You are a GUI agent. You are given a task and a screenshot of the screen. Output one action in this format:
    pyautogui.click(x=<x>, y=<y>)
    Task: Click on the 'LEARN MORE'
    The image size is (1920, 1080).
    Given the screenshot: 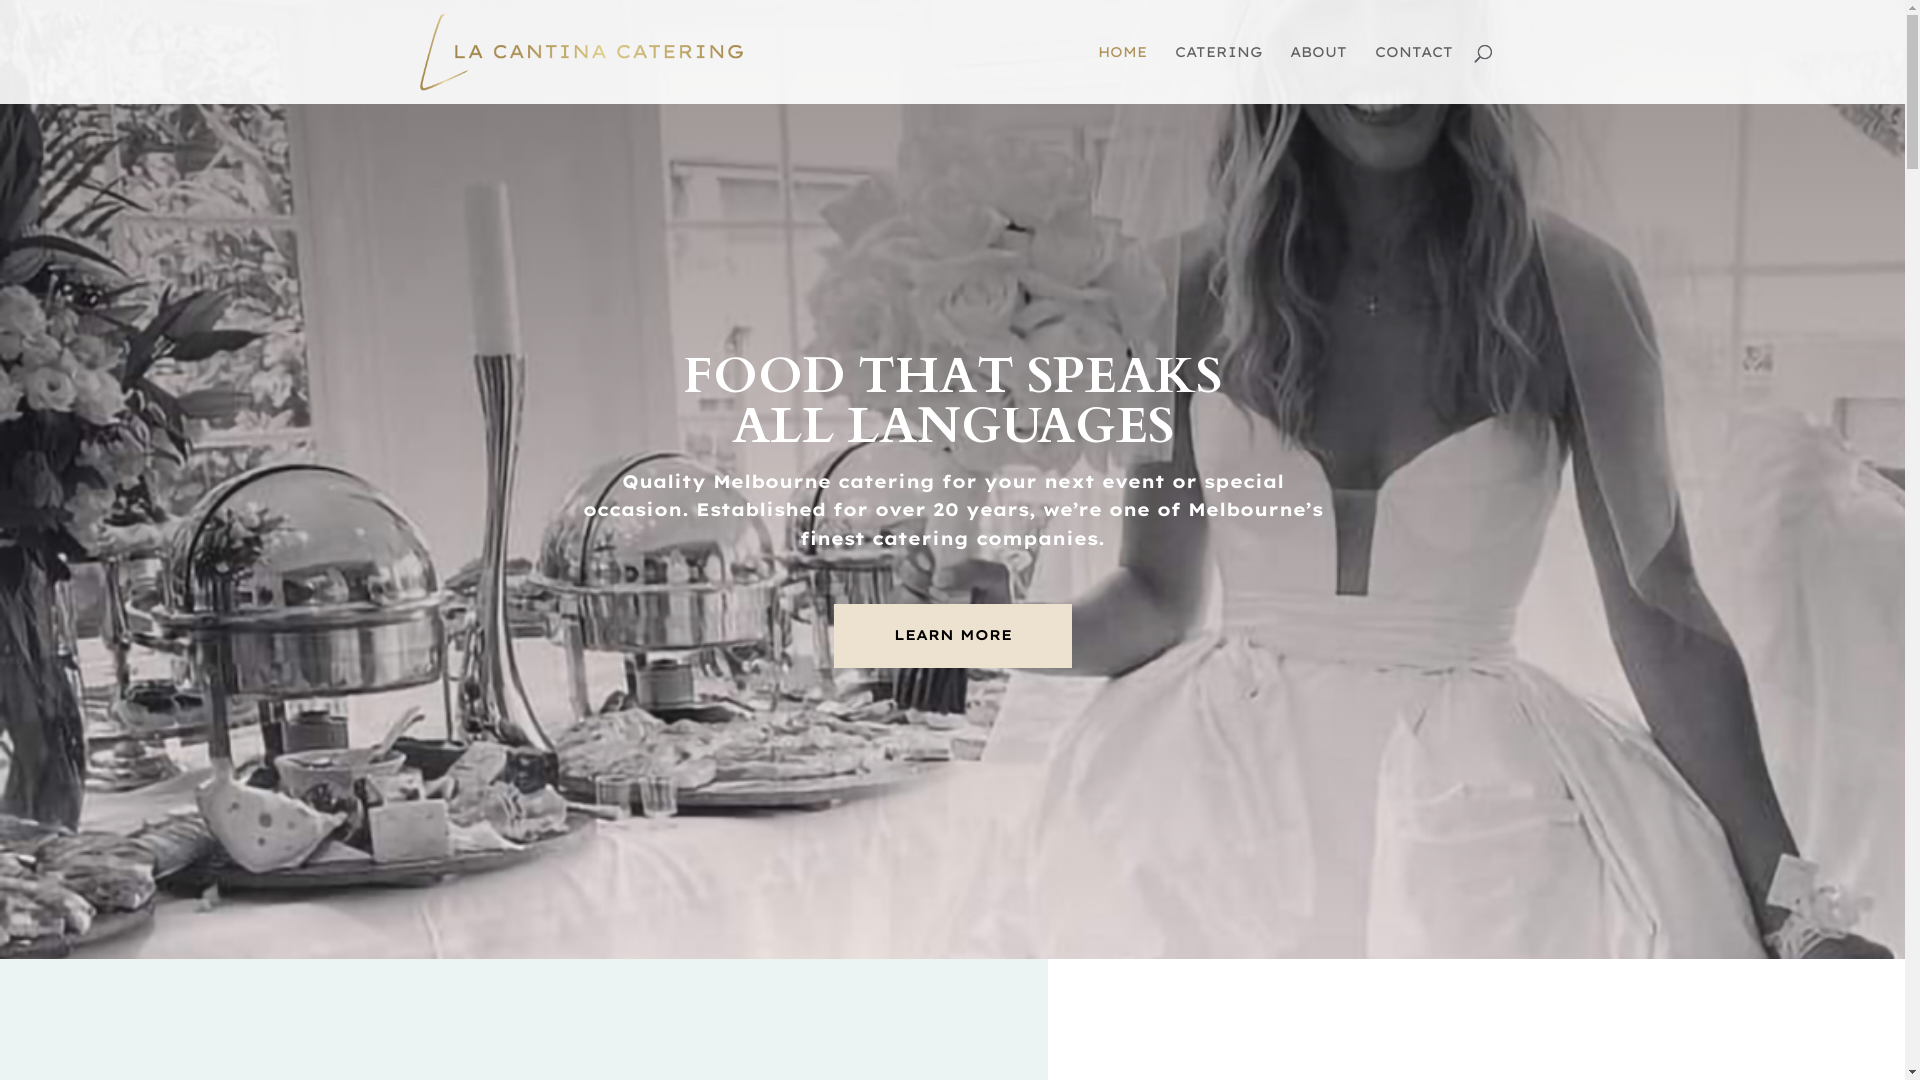 What is the action you would take?
    pyautogui.click(x=952, y=636)
    